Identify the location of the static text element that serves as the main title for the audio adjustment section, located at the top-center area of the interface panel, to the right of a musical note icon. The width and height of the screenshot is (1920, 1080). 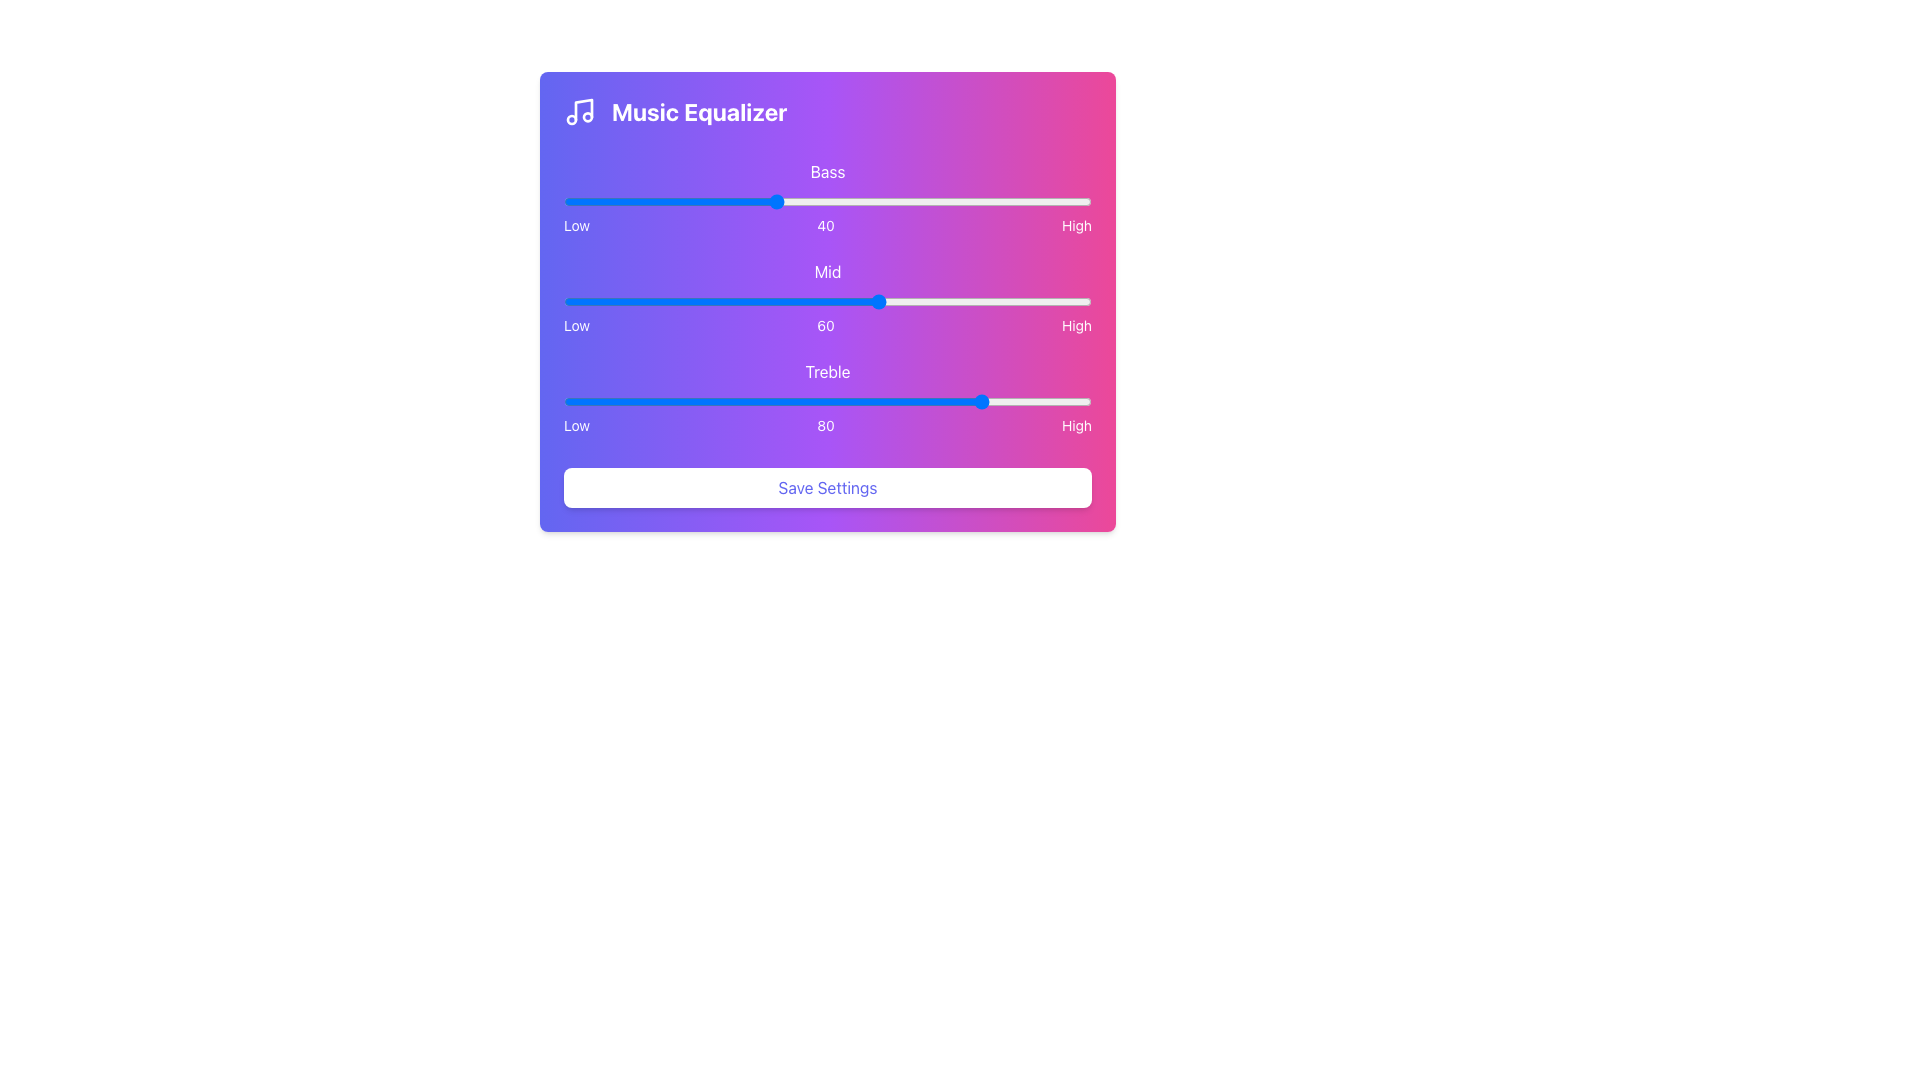
(699, 111).